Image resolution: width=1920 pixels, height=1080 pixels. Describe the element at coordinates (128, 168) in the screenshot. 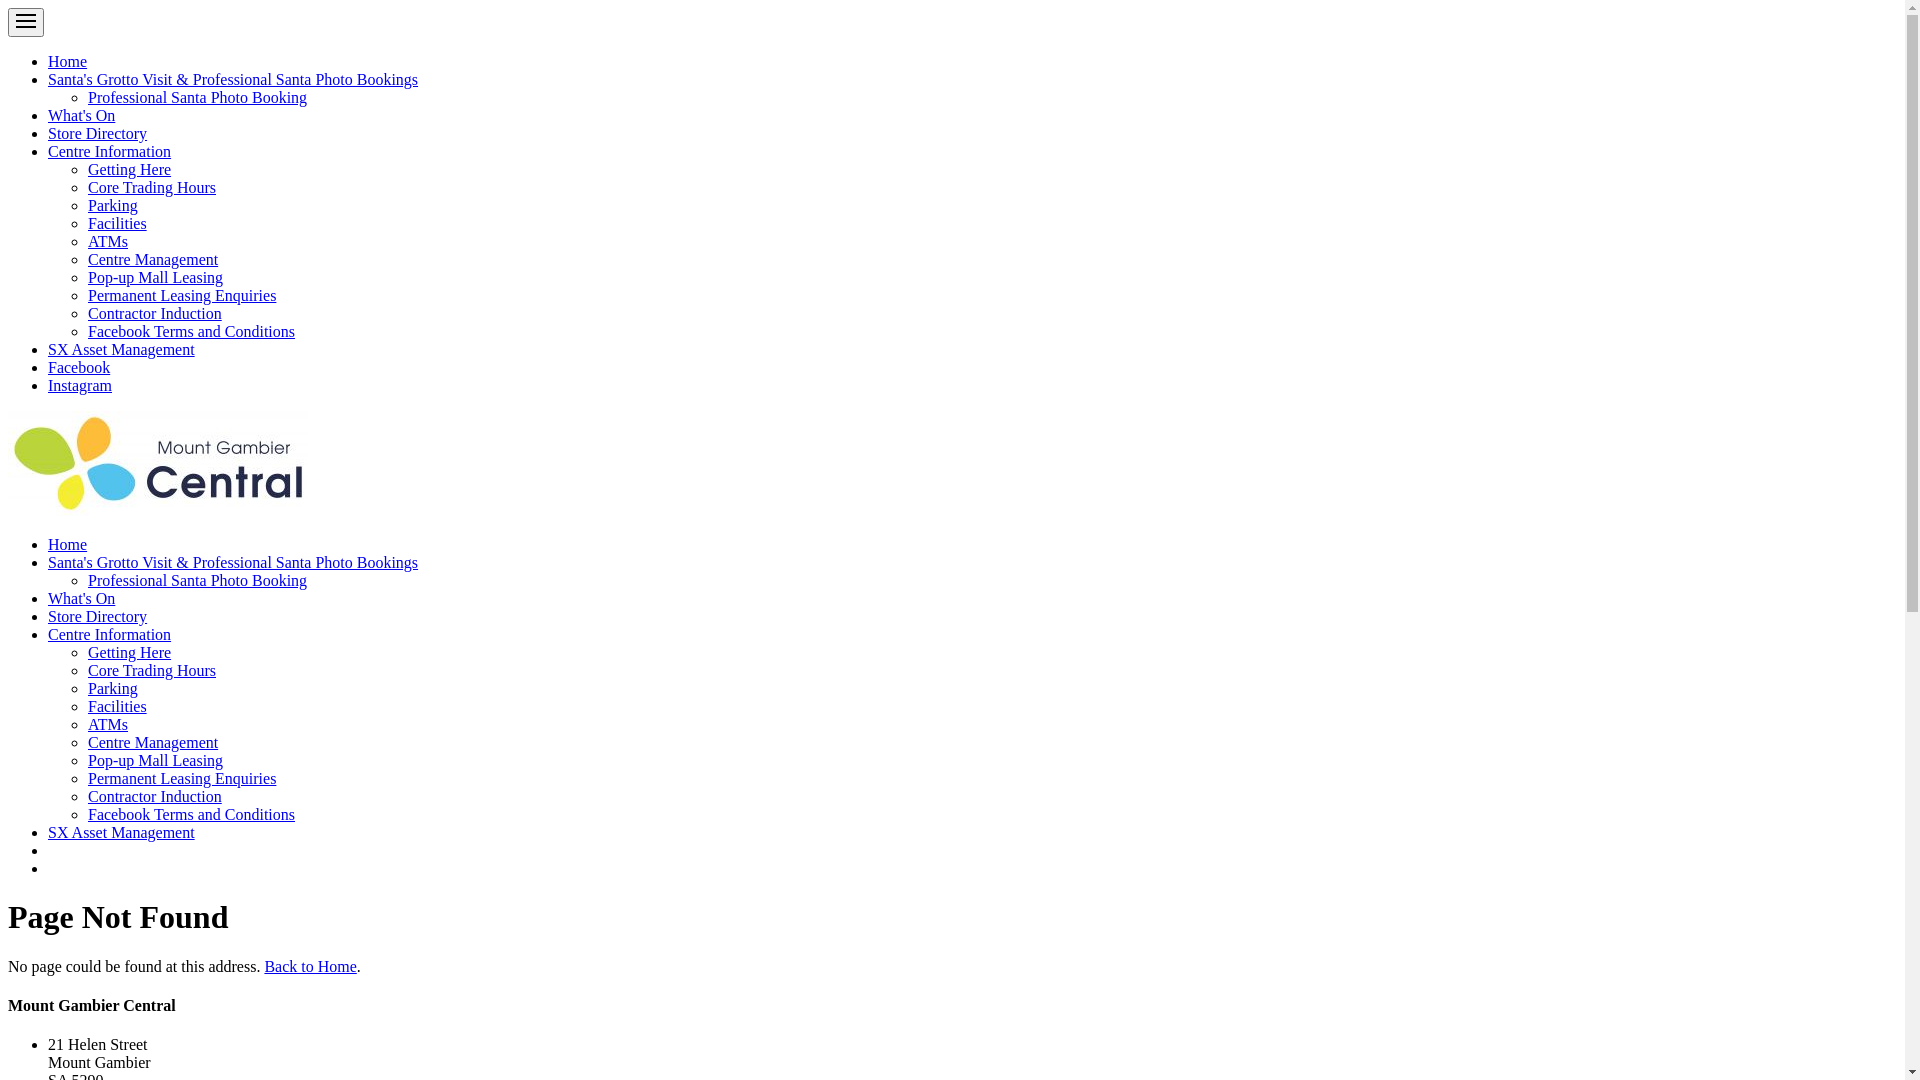

I see `'Getting Here'` at that location.